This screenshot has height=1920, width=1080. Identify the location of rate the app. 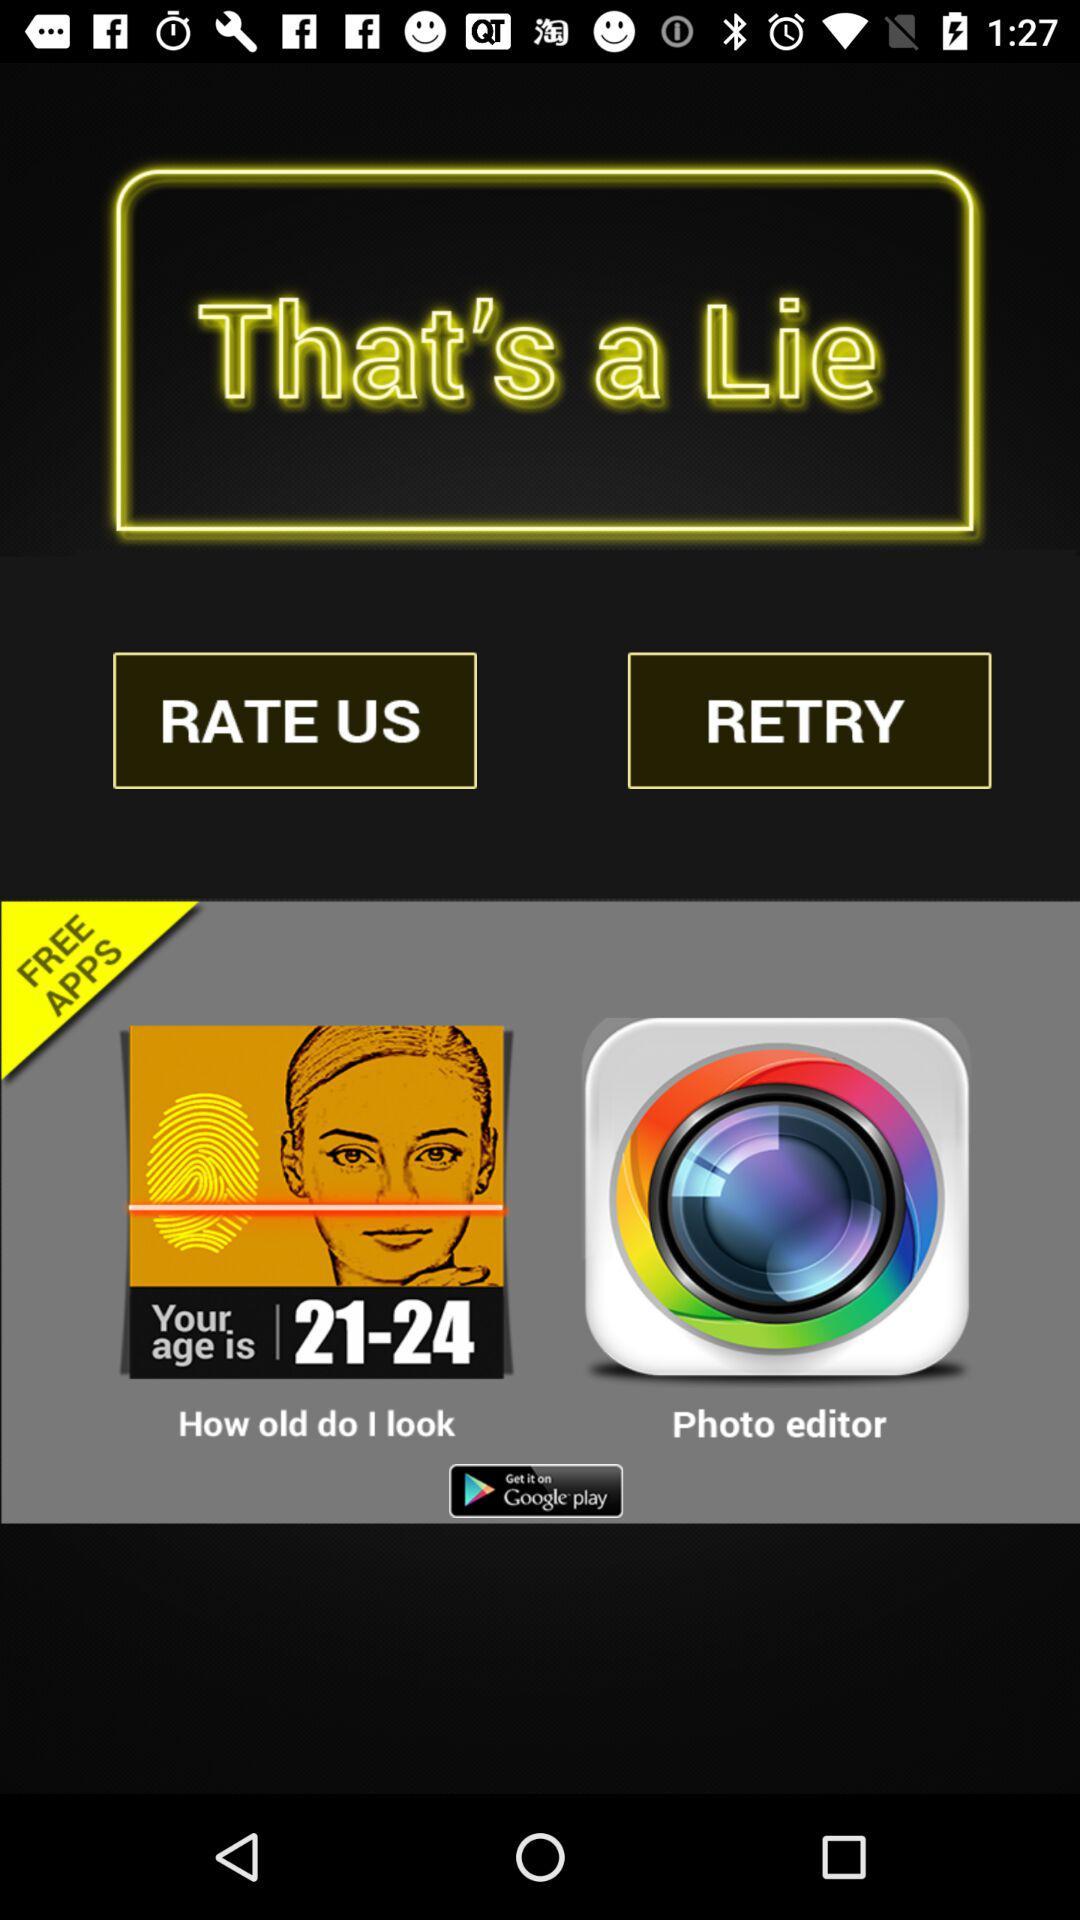
(295, 720).